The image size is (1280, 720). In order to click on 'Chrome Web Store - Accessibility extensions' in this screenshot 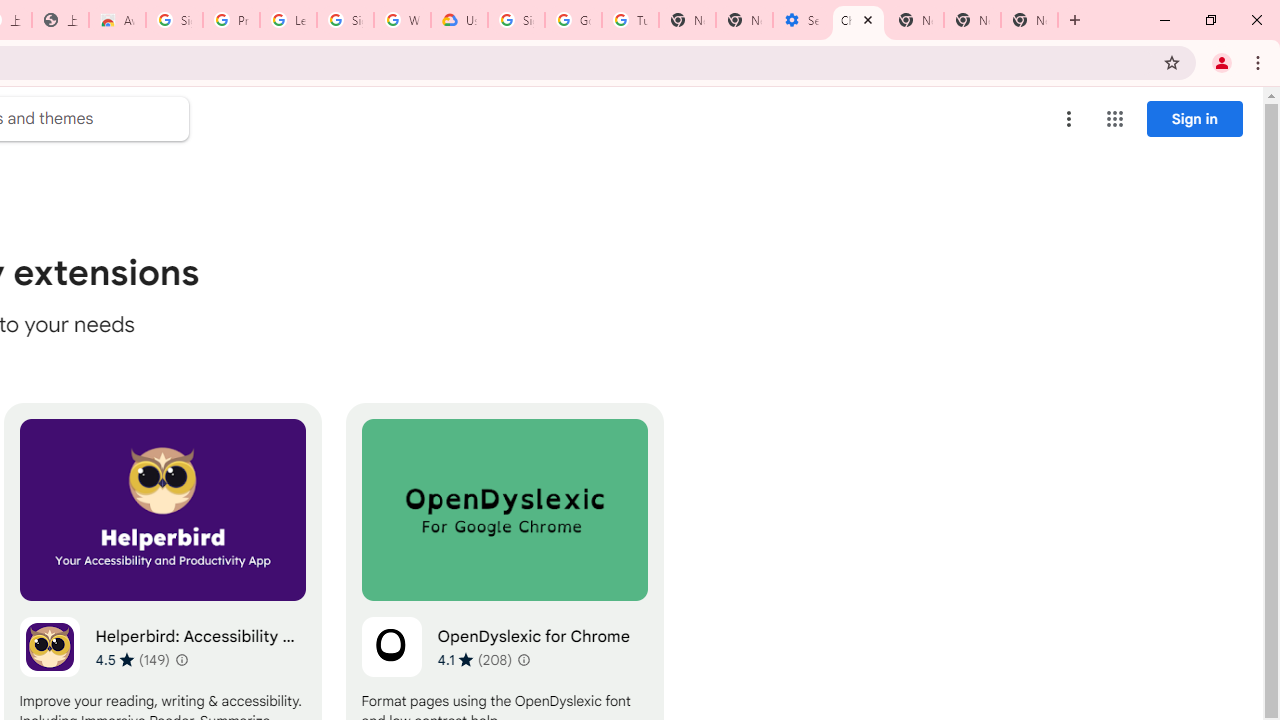, I will do `click(858, 20)`.